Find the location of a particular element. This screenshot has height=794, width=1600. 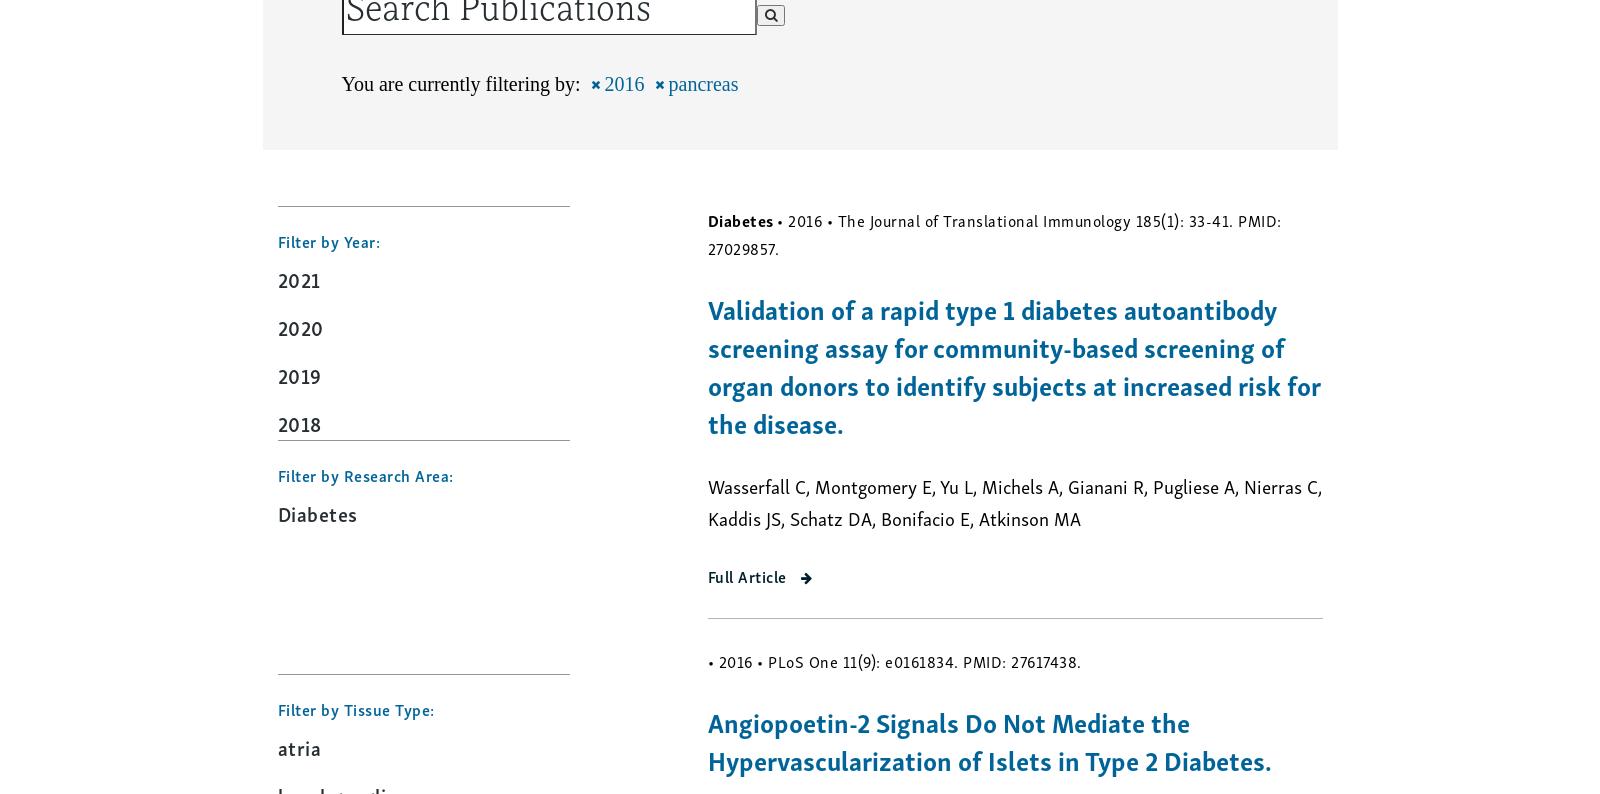

'2013' is located at coordinates (298, 661).